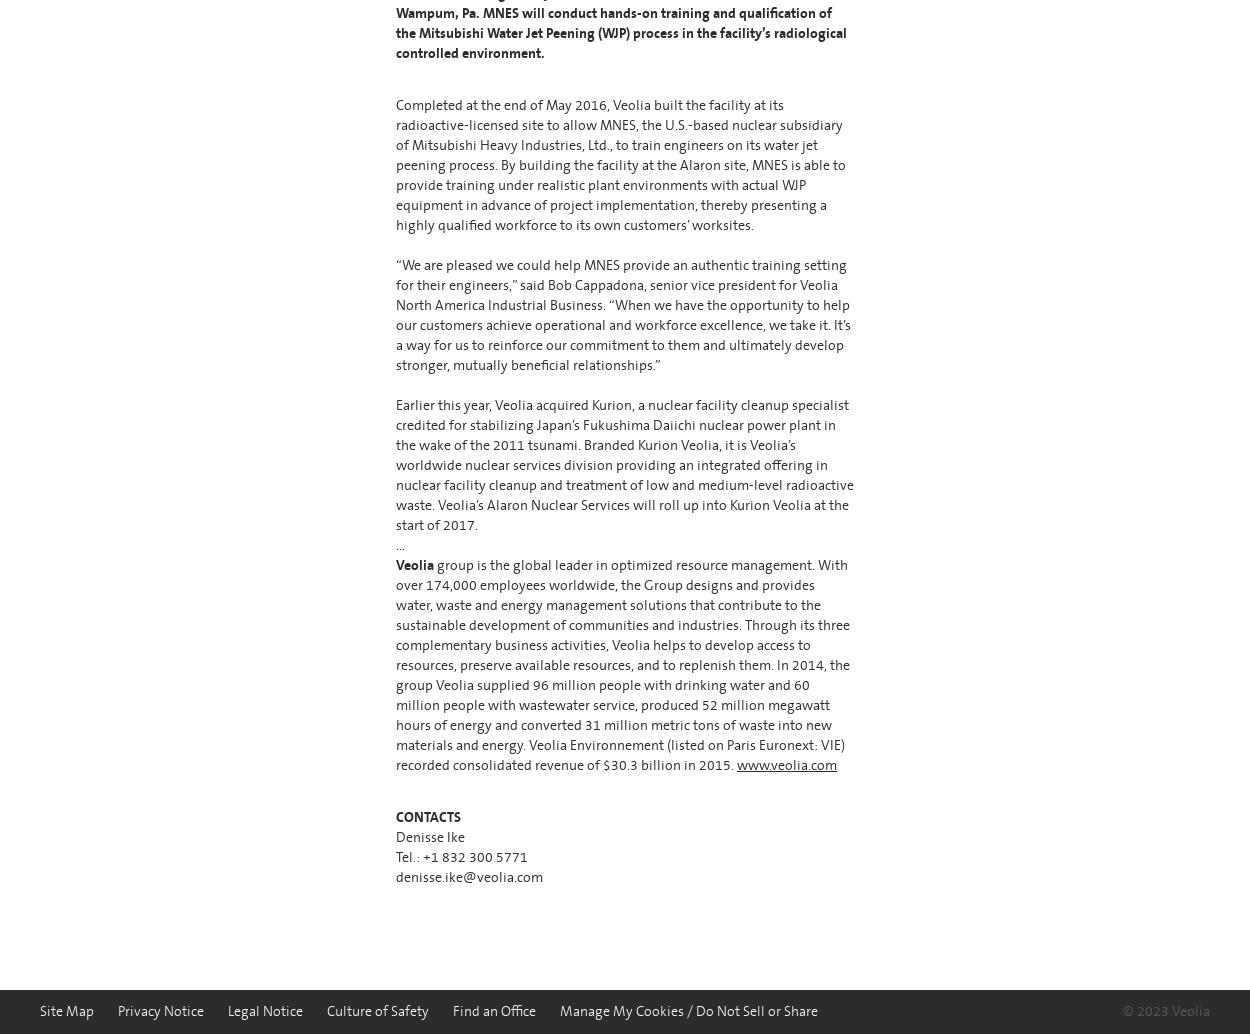 The image size is (1250, 1034). Describe the element at coordinates (396, 876) in the screenshot. I see `'denisse.ike@veolia.com'` at that location.